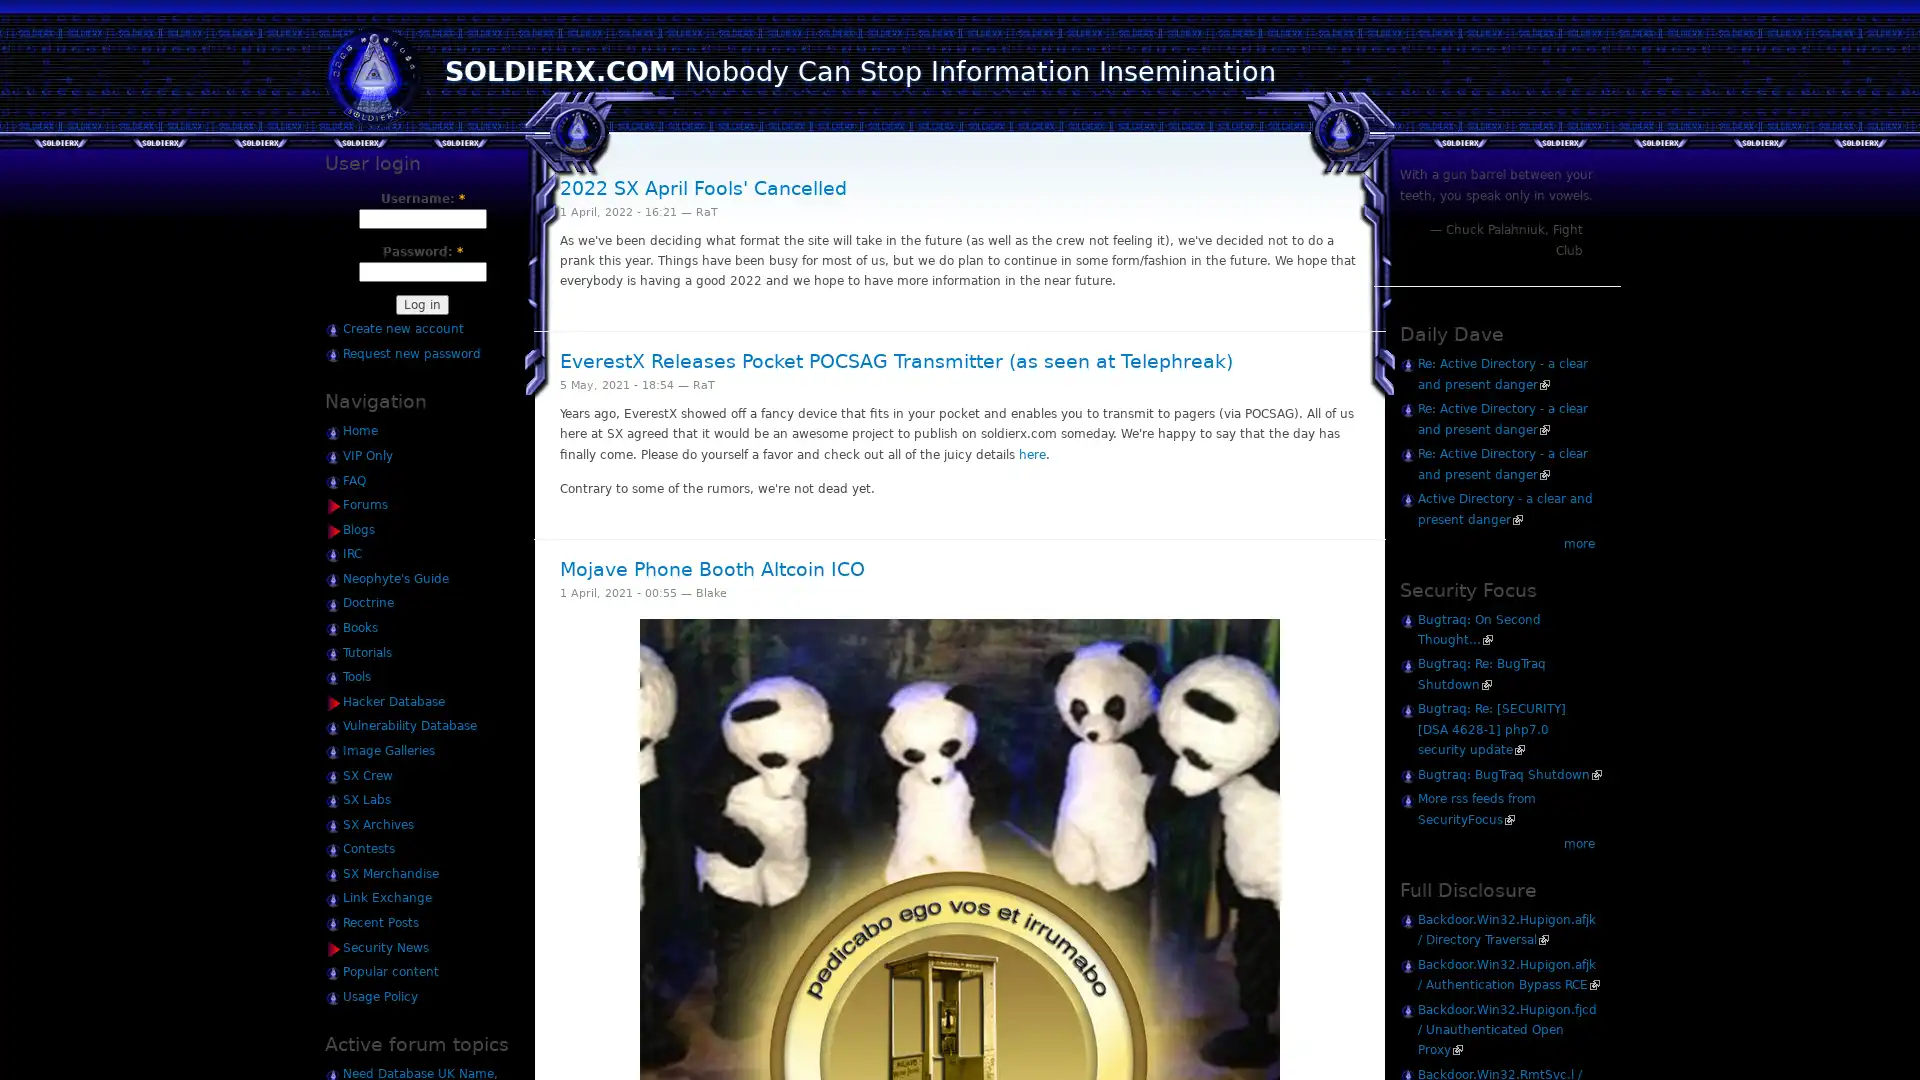 The height and width of the screenshot is (1080, 1920). What do you see at coordinates (421, 304) in the screenshot?
I see `Log in` at bounding box center [421, 304].